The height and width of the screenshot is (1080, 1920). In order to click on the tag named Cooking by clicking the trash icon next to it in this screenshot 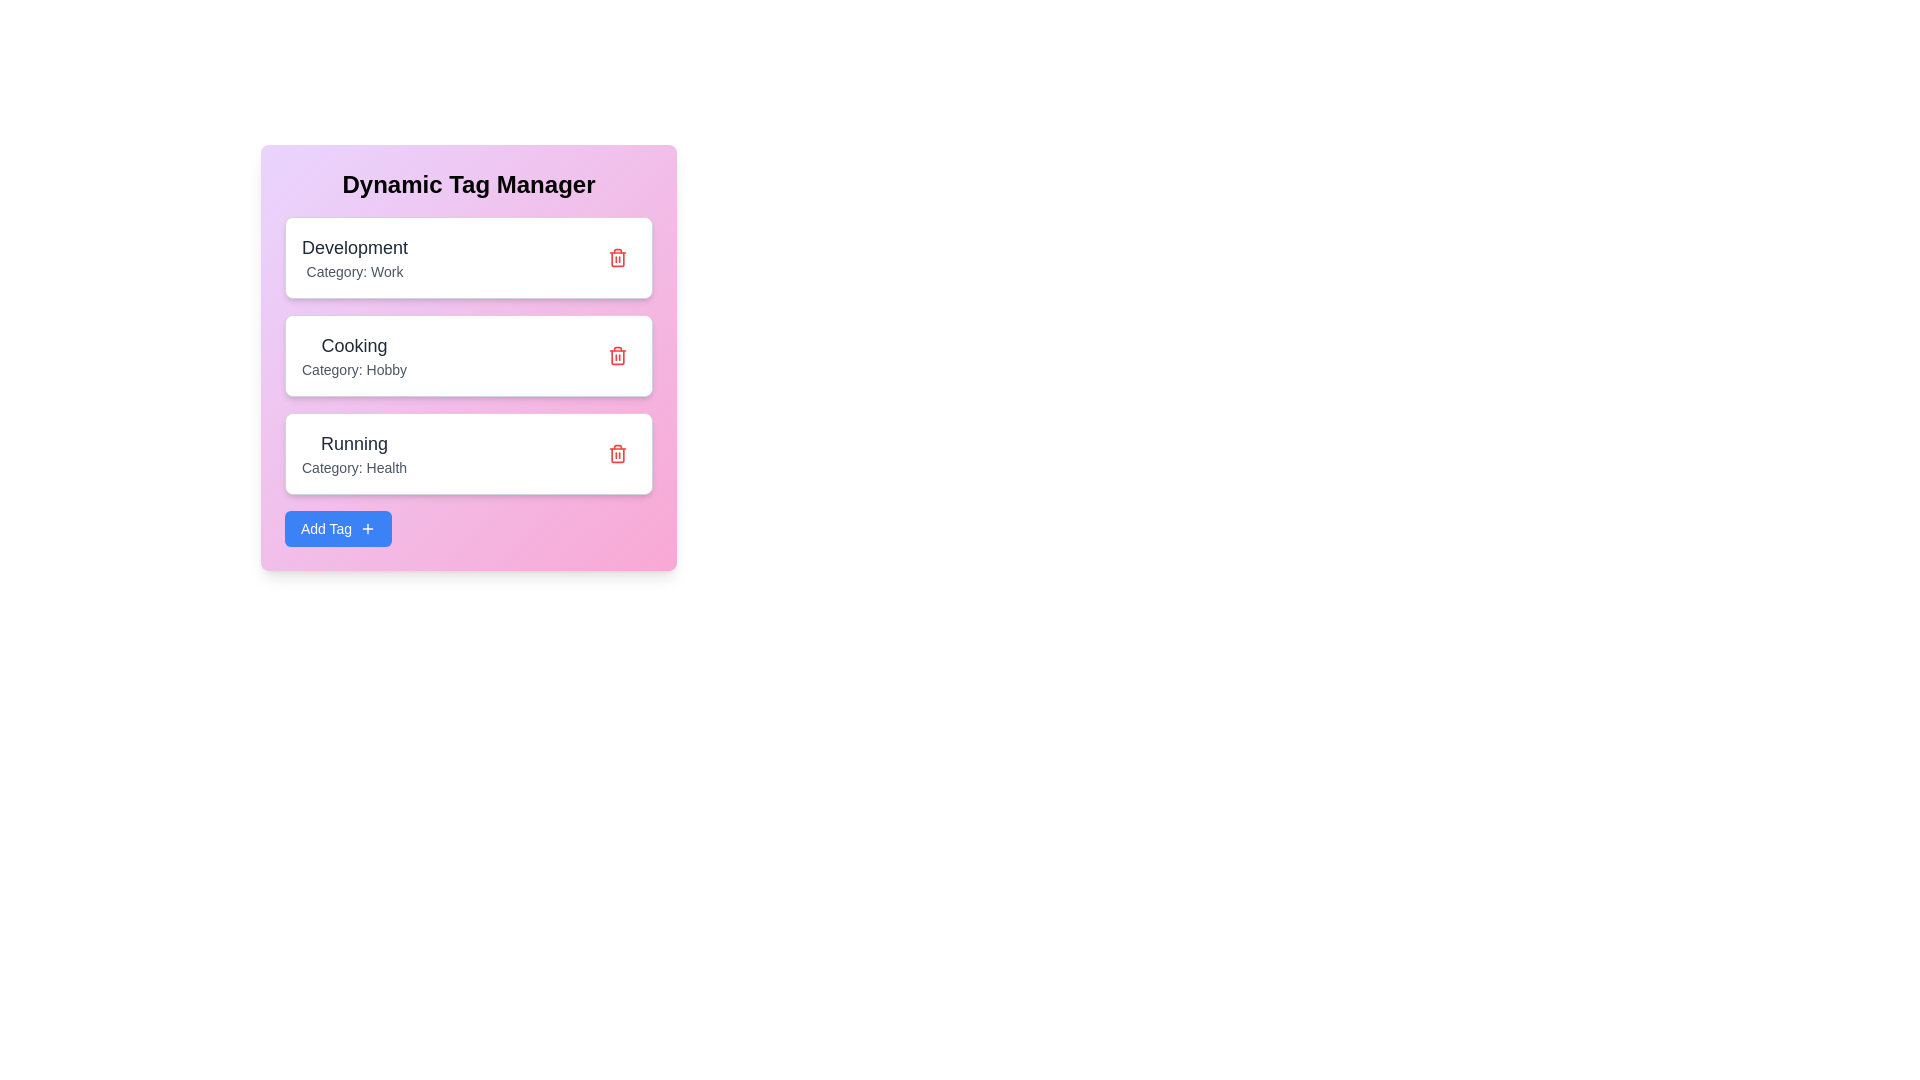, I will do `click(617, 354)`.